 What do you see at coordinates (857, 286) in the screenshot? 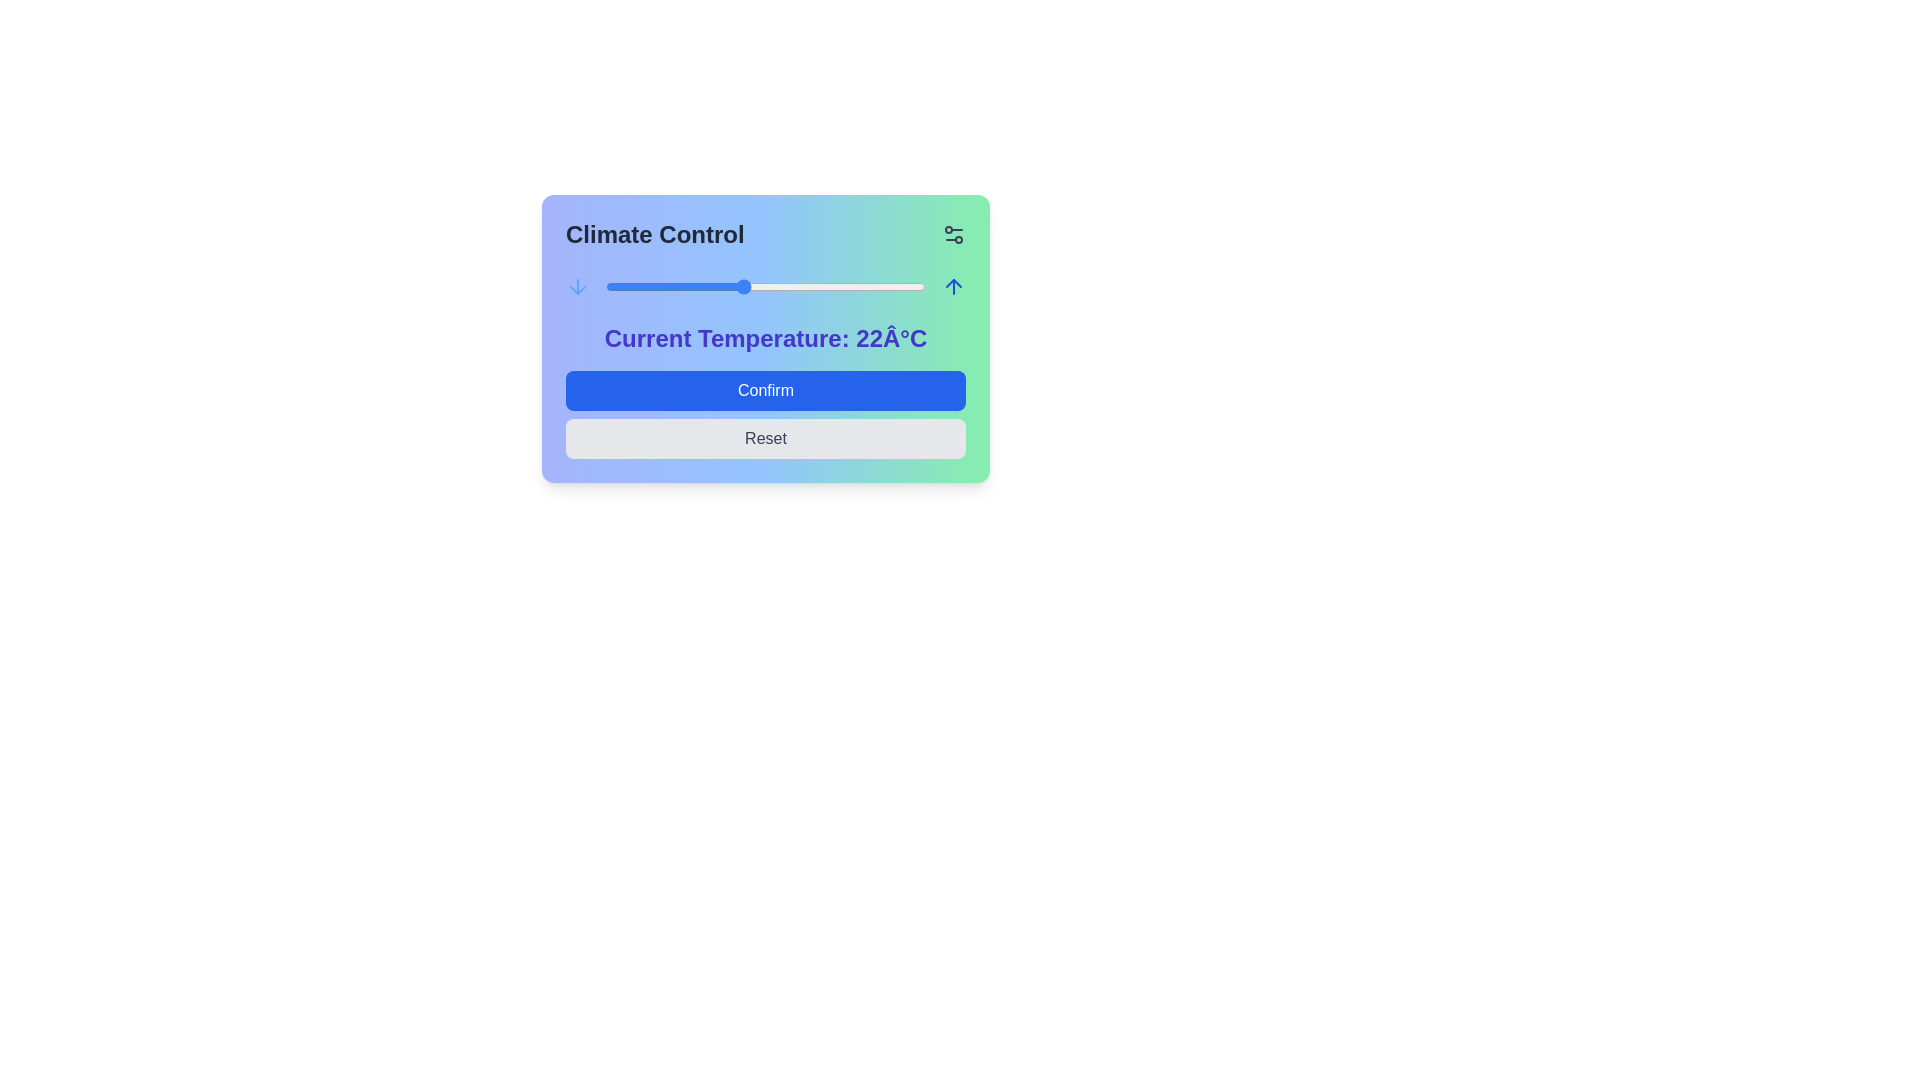
I see `the temperature slider to set the temperature to 27°C` at bounding box center [857, 286].